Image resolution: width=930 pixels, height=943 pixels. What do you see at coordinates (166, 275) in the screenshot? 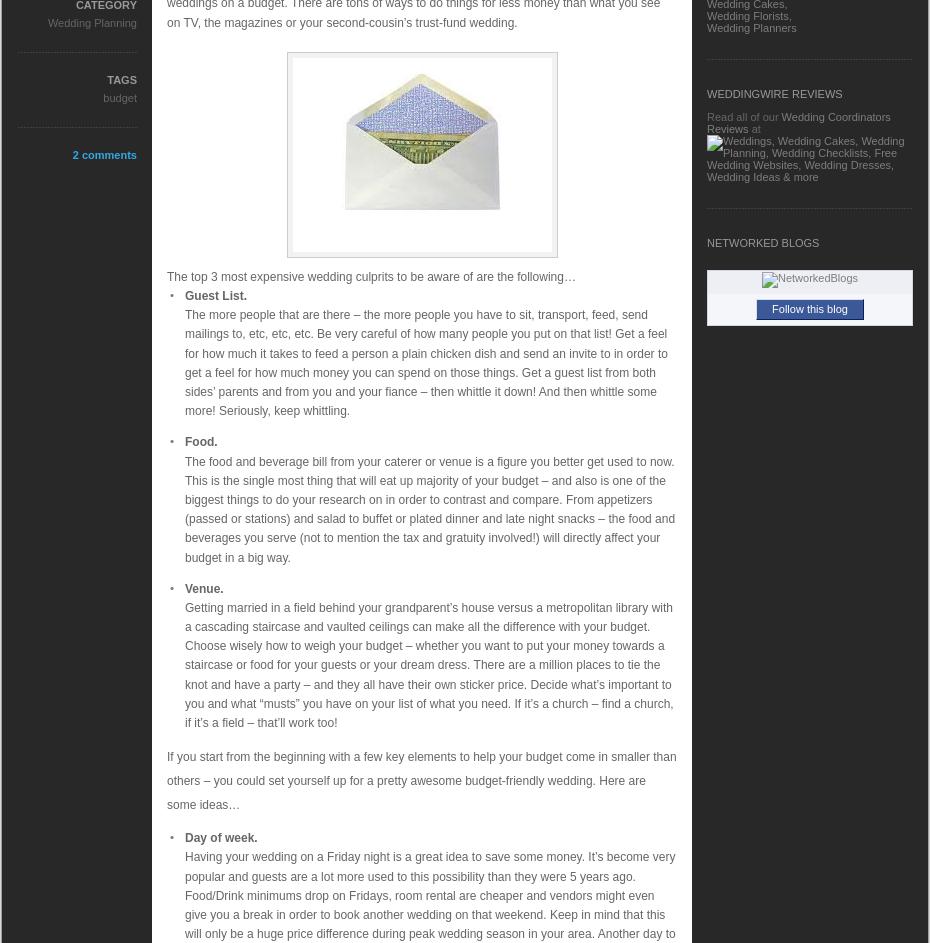
I see `'The top 3 most expensive wedding culprits to be aware of are the following…'` at bounding box center [166, 275].